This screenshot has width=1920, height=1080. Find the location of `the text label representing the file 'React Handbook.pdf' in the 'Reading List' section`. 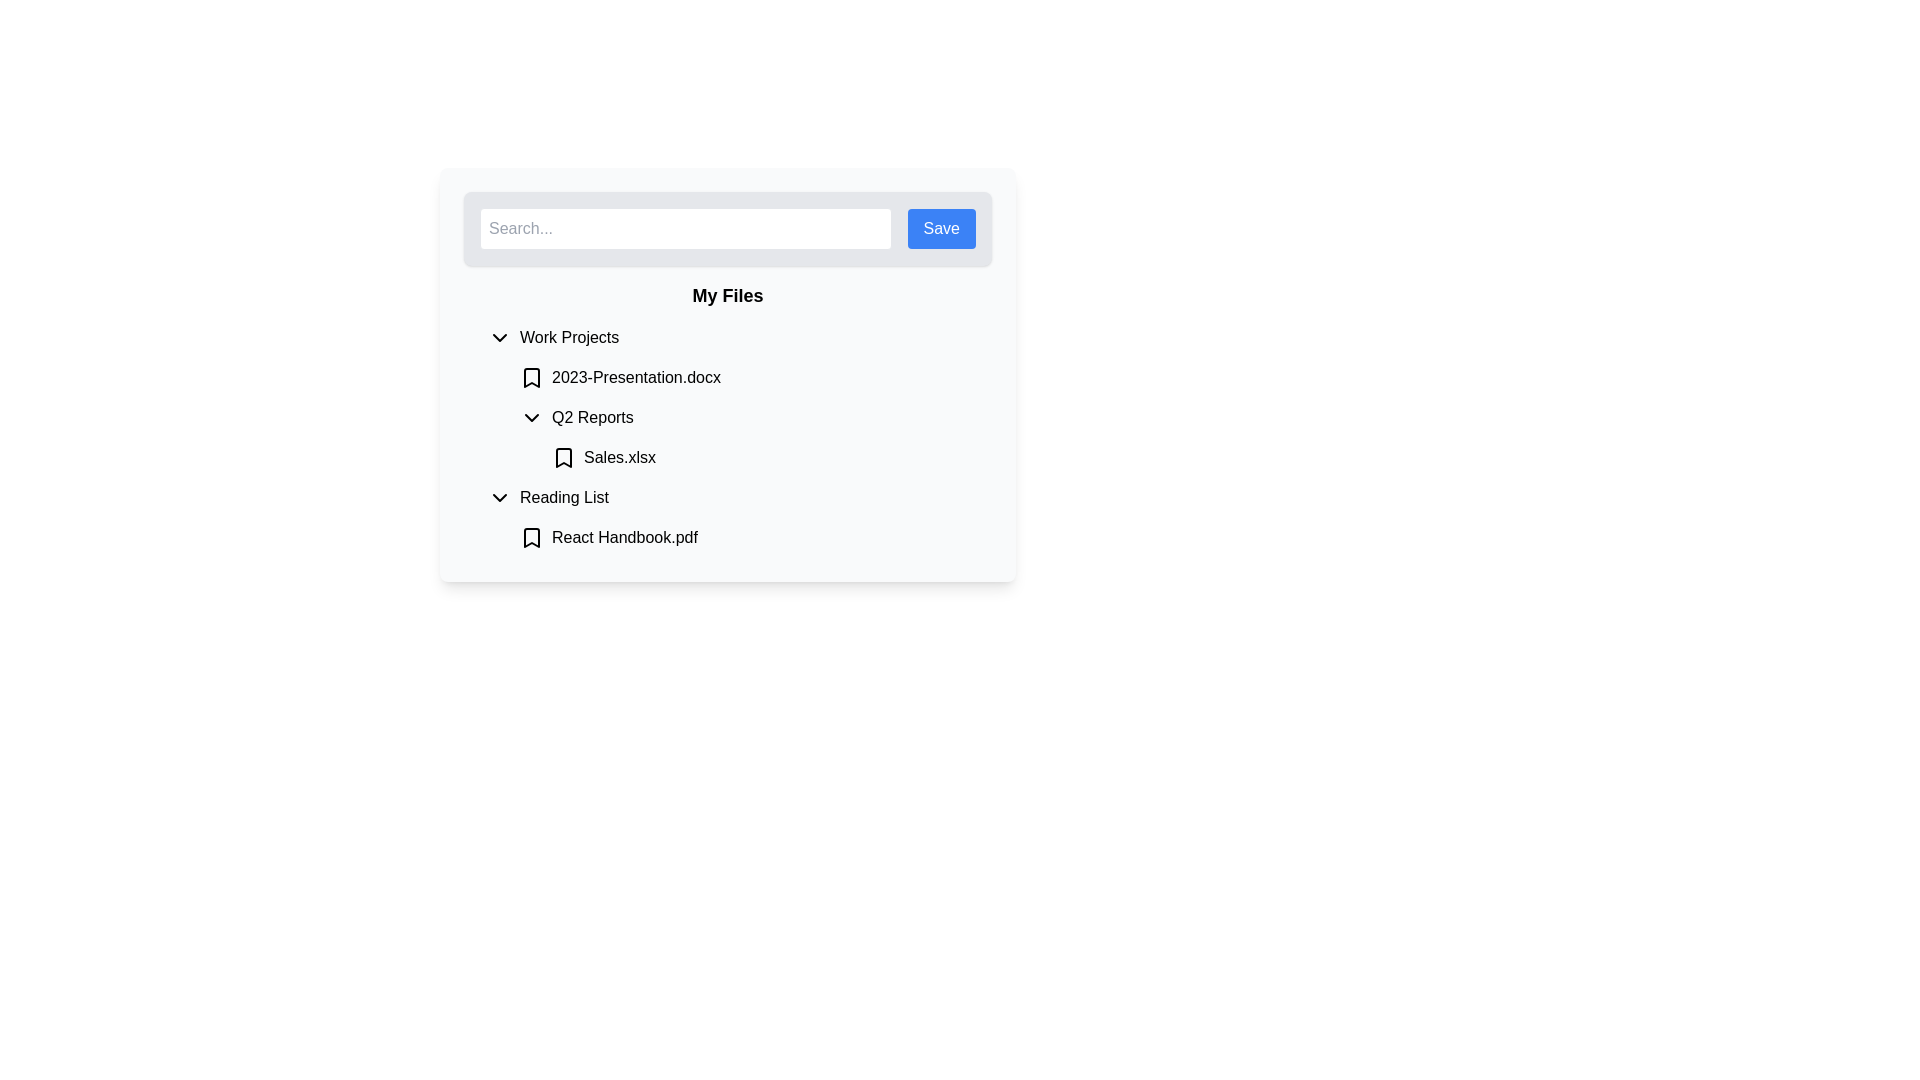

the text label representing the file 'React Handbook.pdf' in the 'Reading List' section is located at coordinates (623, 536).